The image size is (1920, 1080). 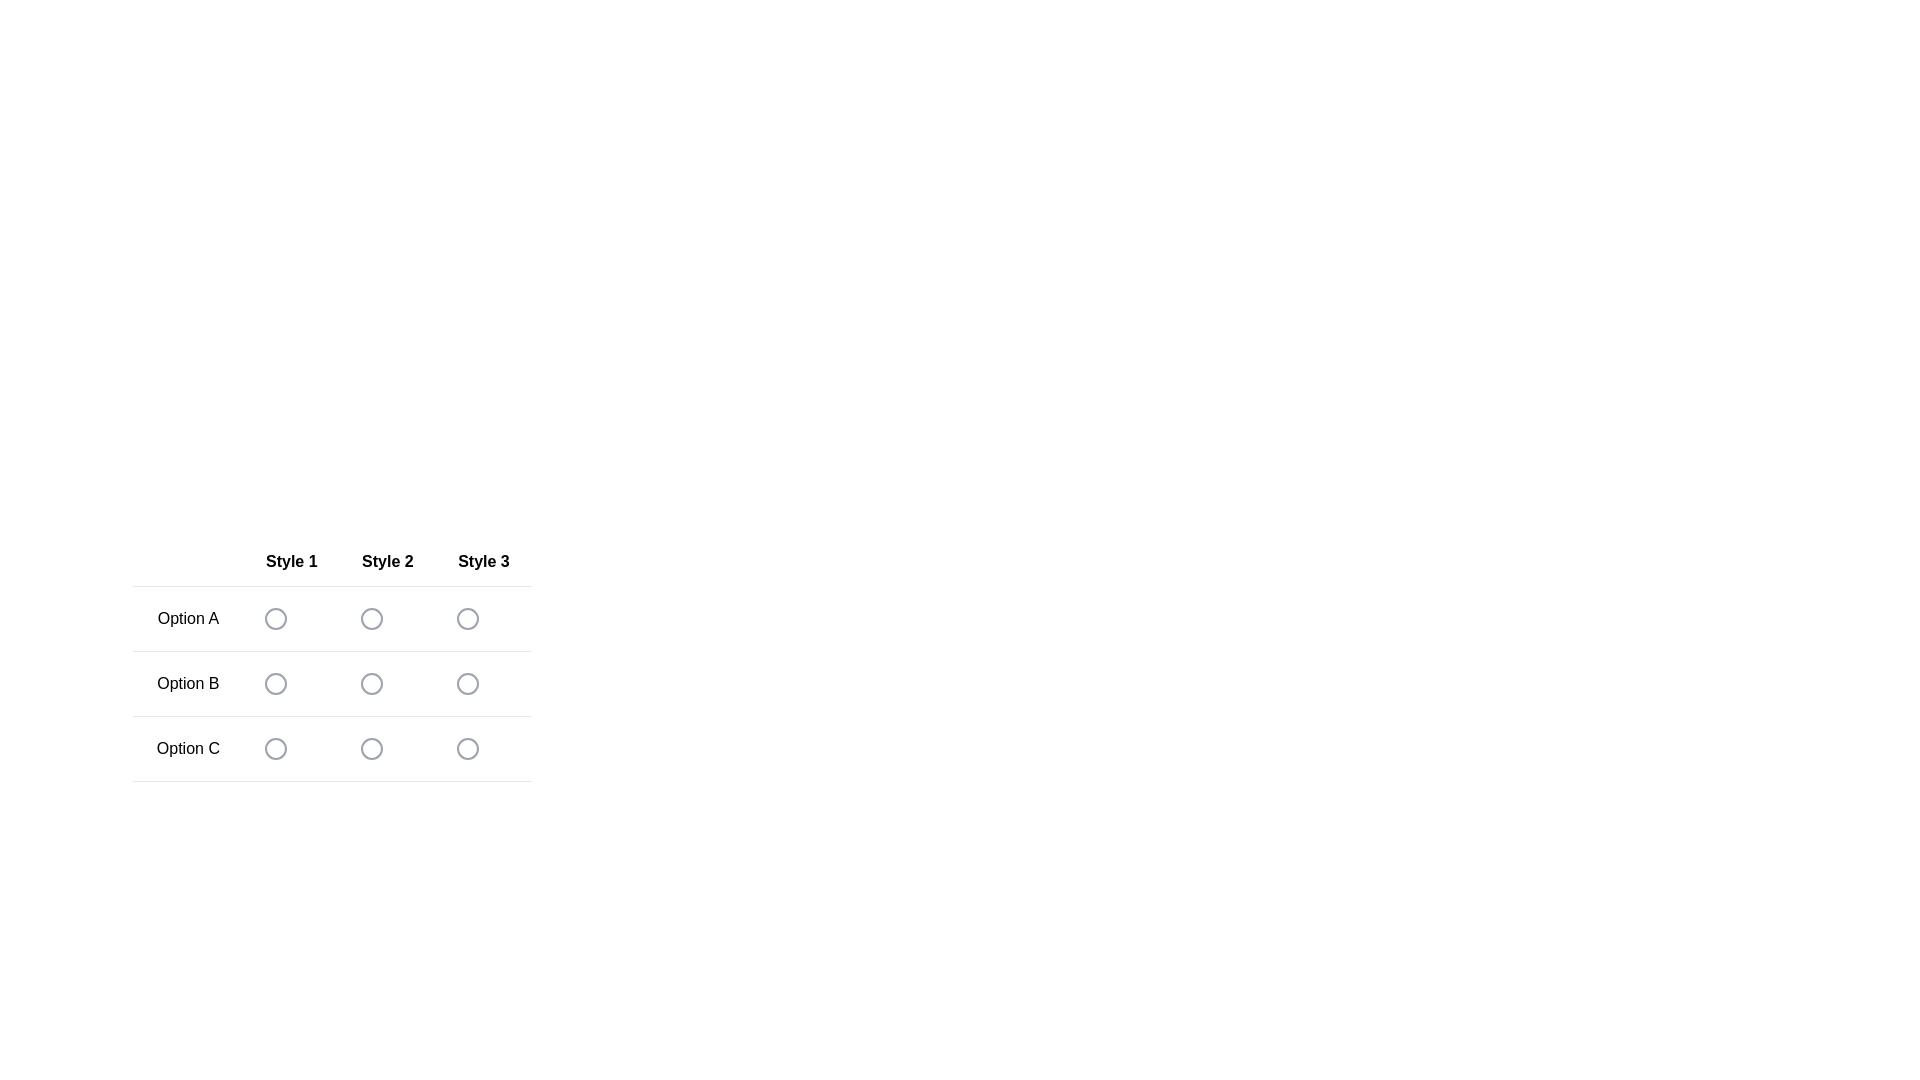 I want to click on the middle radio button for 'Option B' under the 'Style 2' column using the keyboard, so click(x=332, y=659).